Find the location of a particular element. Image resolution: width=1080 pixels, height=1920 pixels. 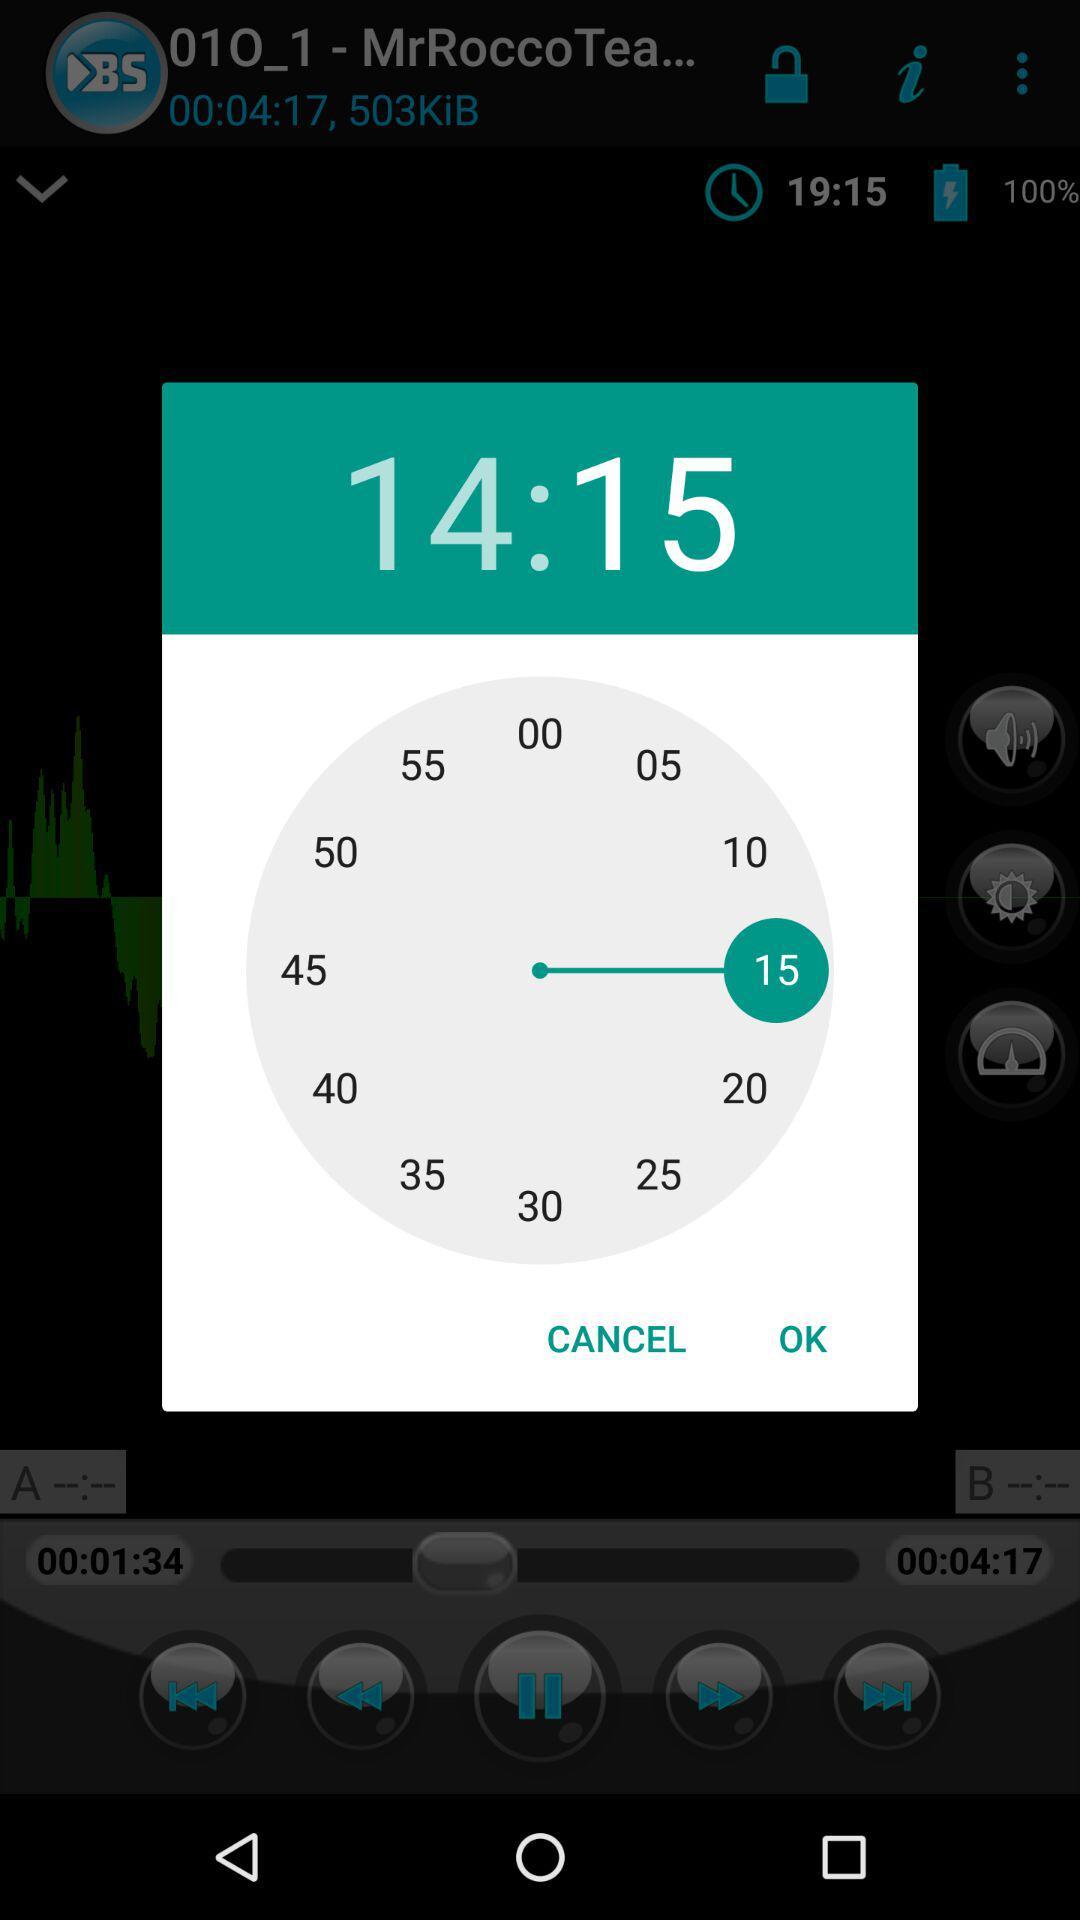

cancel at the bottom is located at coordinates (615, 1338).